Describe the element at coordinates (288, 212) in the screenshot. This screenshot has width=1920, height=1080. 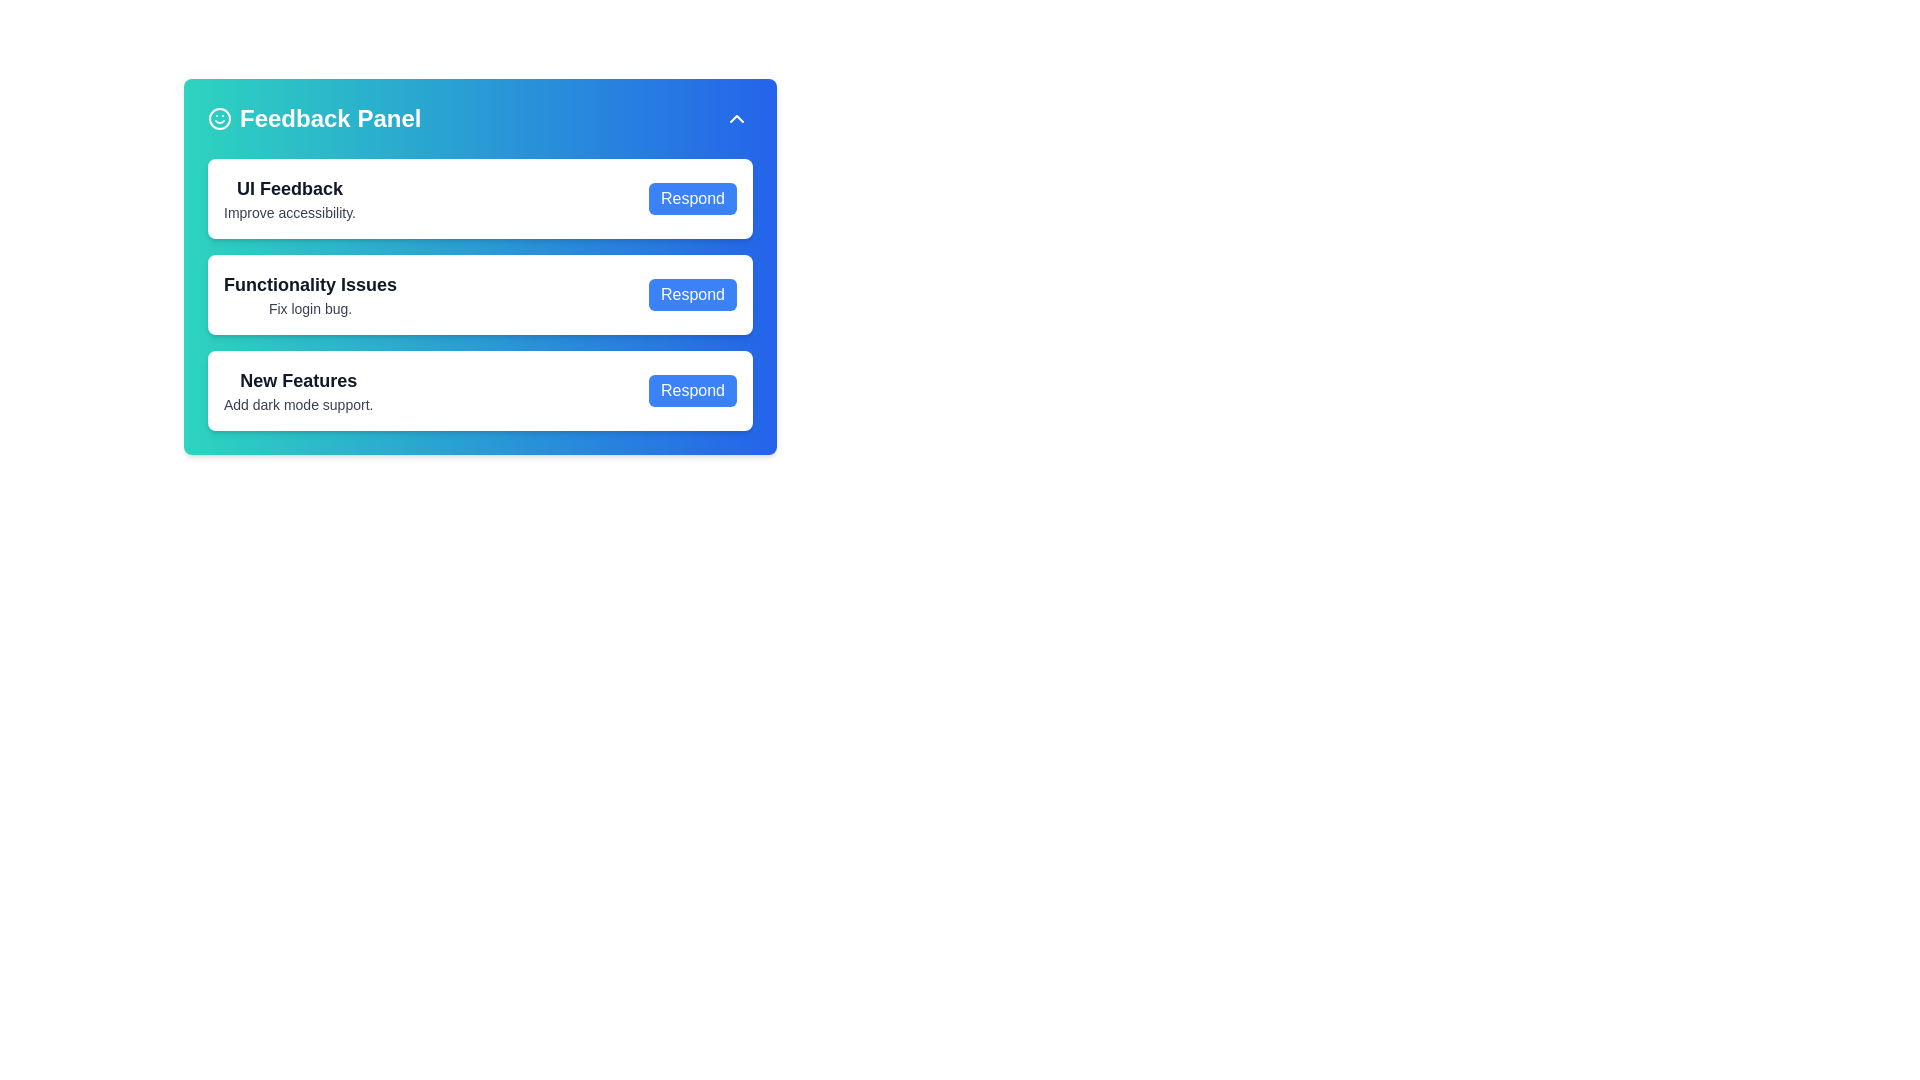
I see `descriptive text label located under the 'UI Feedback' section, specifically the second line of content in the feedback panel interface` at that location.